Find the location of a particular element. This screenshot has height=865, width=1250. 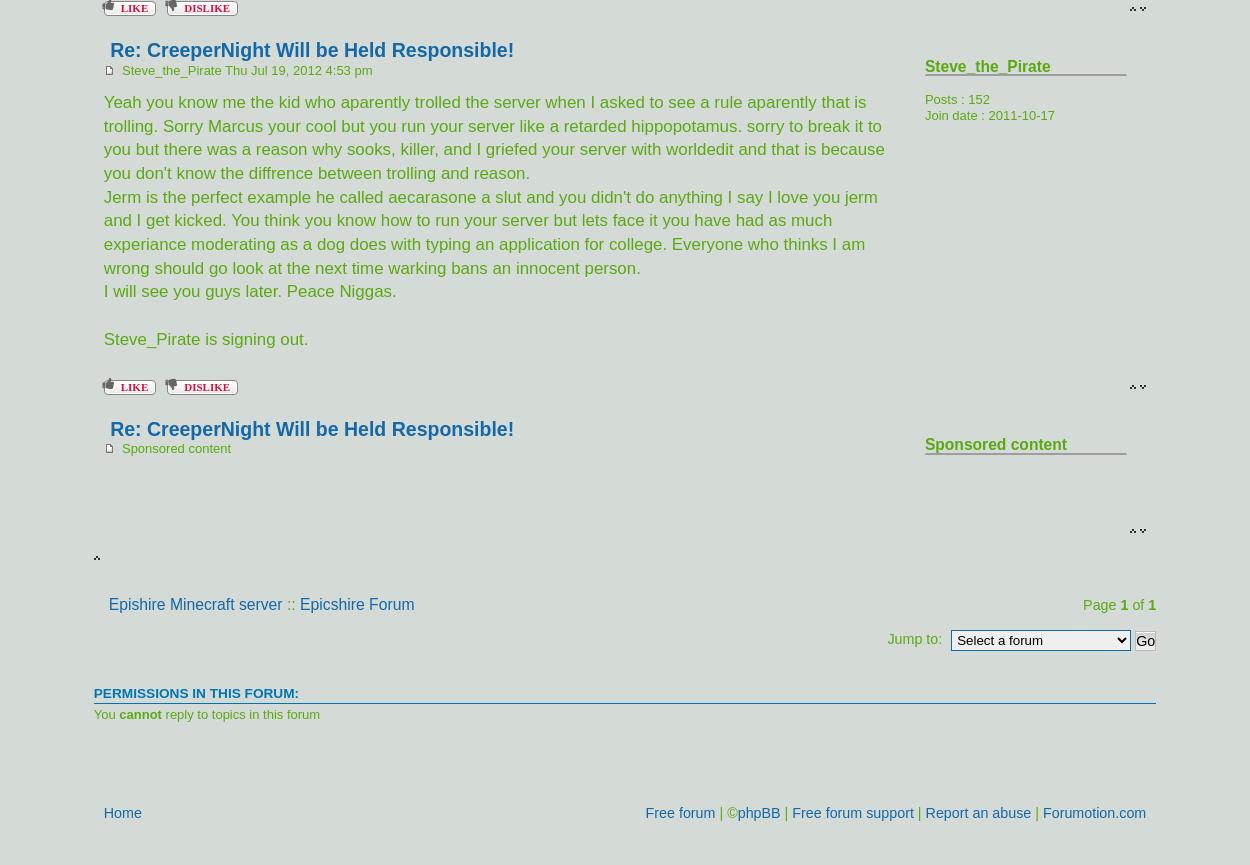

'Steve_the_Pirate Thu Jul 19, 2012 4:53 pm' is located at coordinates (242, 69).